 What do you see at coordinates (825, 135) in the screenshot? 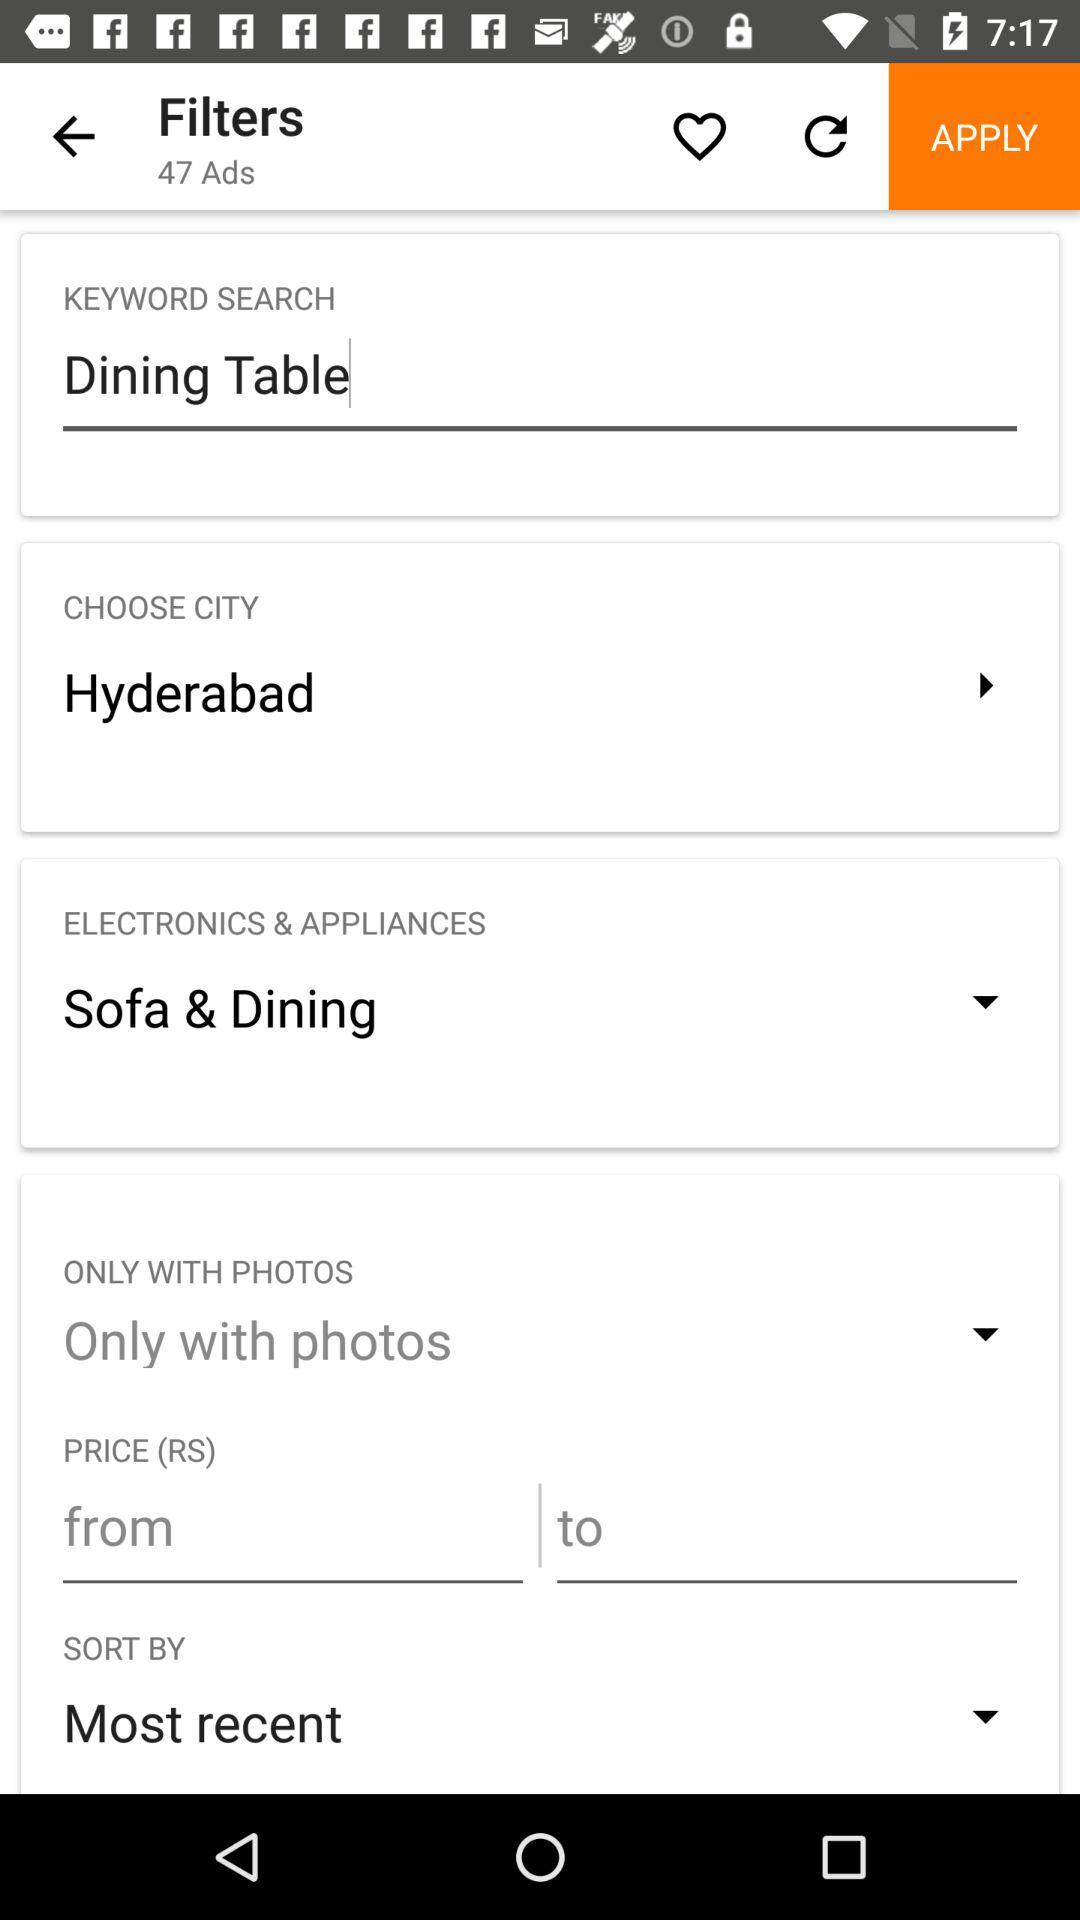
I see `the icon above the keyword search` at bounding box center [825, 135].